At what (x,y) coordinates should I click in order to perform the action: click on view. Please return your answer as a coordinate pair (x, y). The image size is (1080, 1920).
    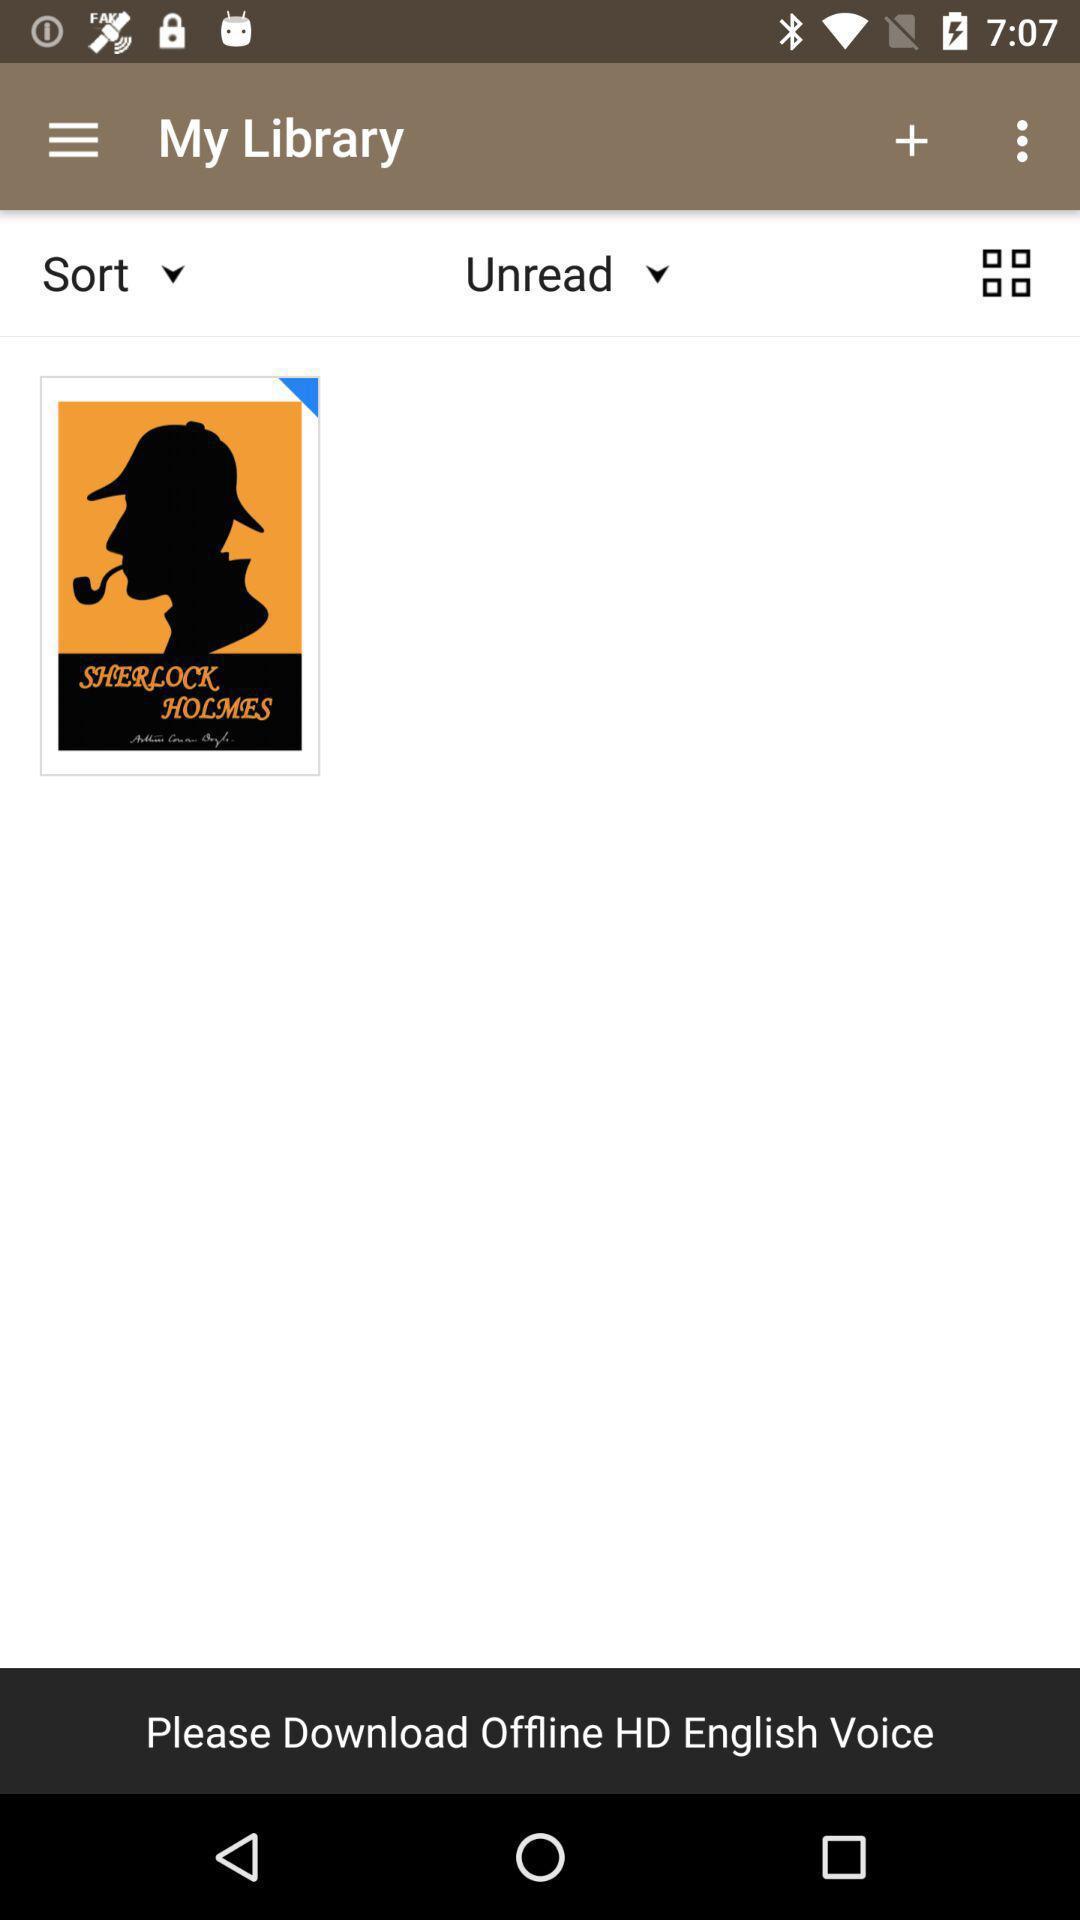
    Looking at the image, I should click on (1006, 272).